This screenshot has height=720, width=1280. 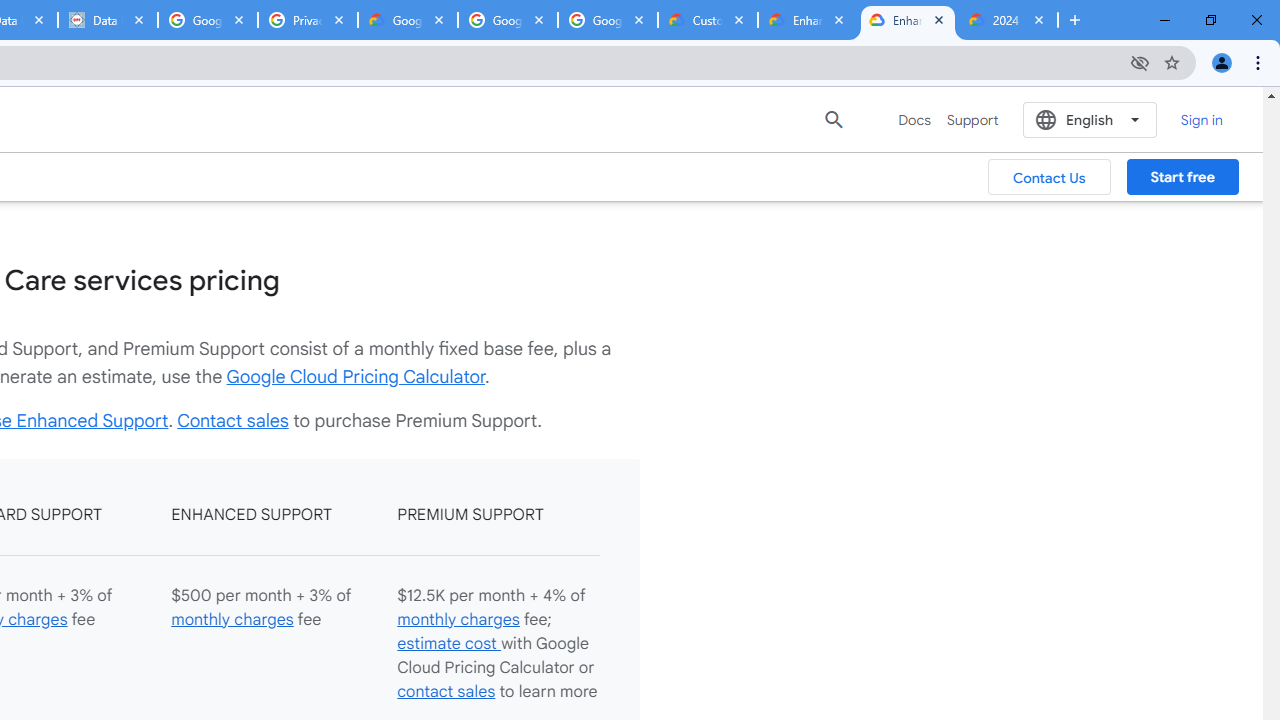 What do you see at coordinates (906, 20) in the screenshot?
I see `'Enhanced Support | Google Cloud'` at bounding box center [906, 20].